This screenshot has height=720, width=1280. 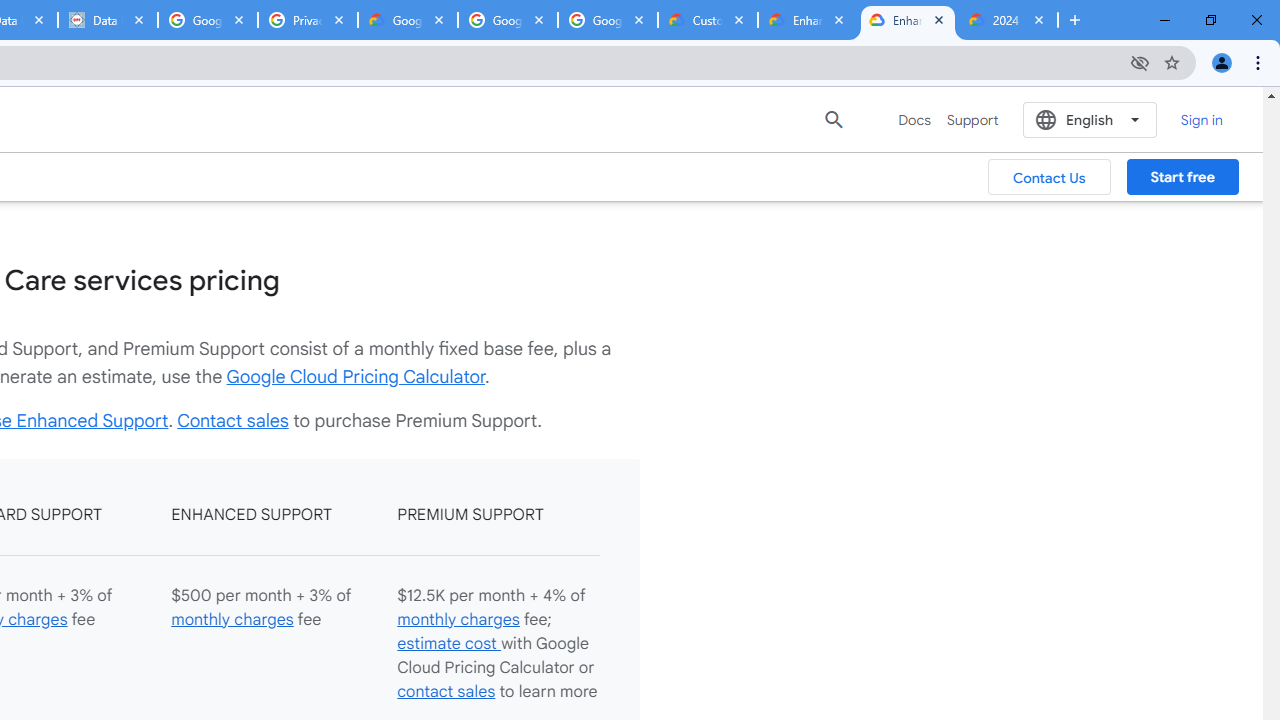 What do you see at coordinates (906, 20) in the screenshot?
I see `'Enhanced Support | Google Cloud'` at bounding box center [906, 20].